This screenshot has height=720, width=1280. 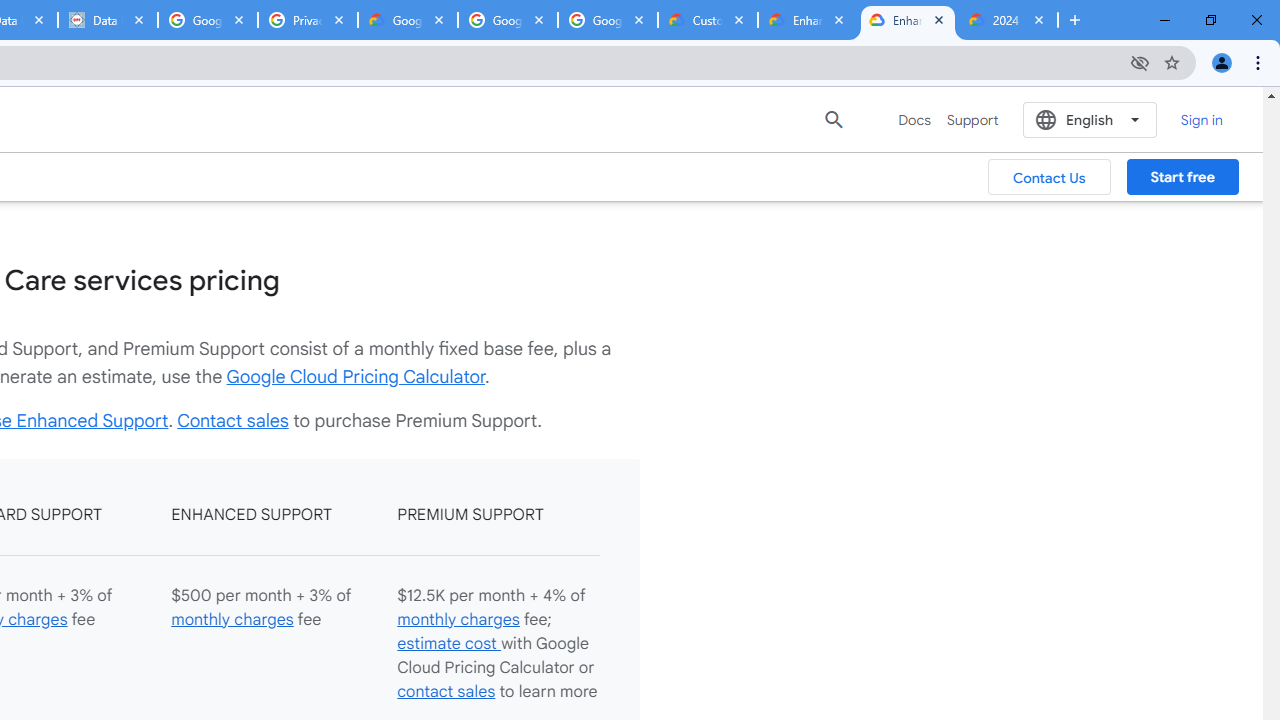 What do you see at coordinates (906, 20) in the screenshot?
I see `'Enhanced Support | Google Cloud'` at bounding box center [906, 20].